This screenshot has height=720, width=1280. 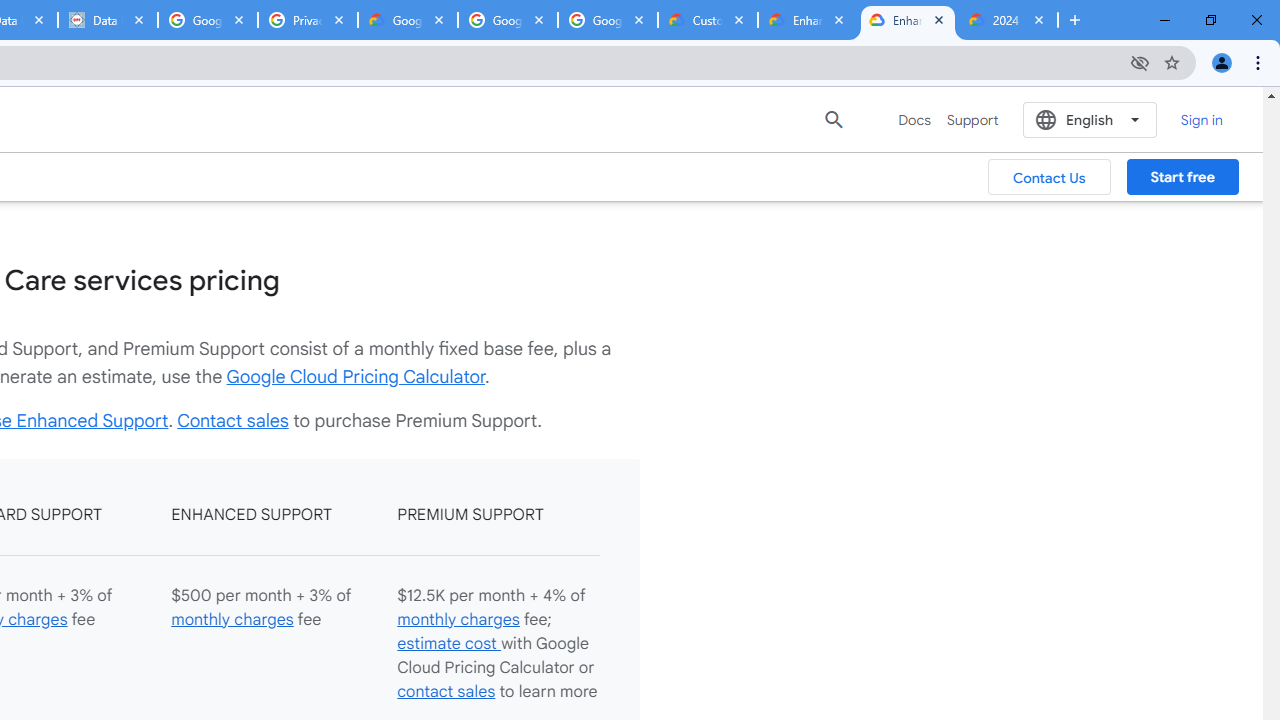 What do you see at coordinates (906, 20) in the screenshot?
I see `'Enhanced Support | Google Cloud'` at bounding box center [906, 20].